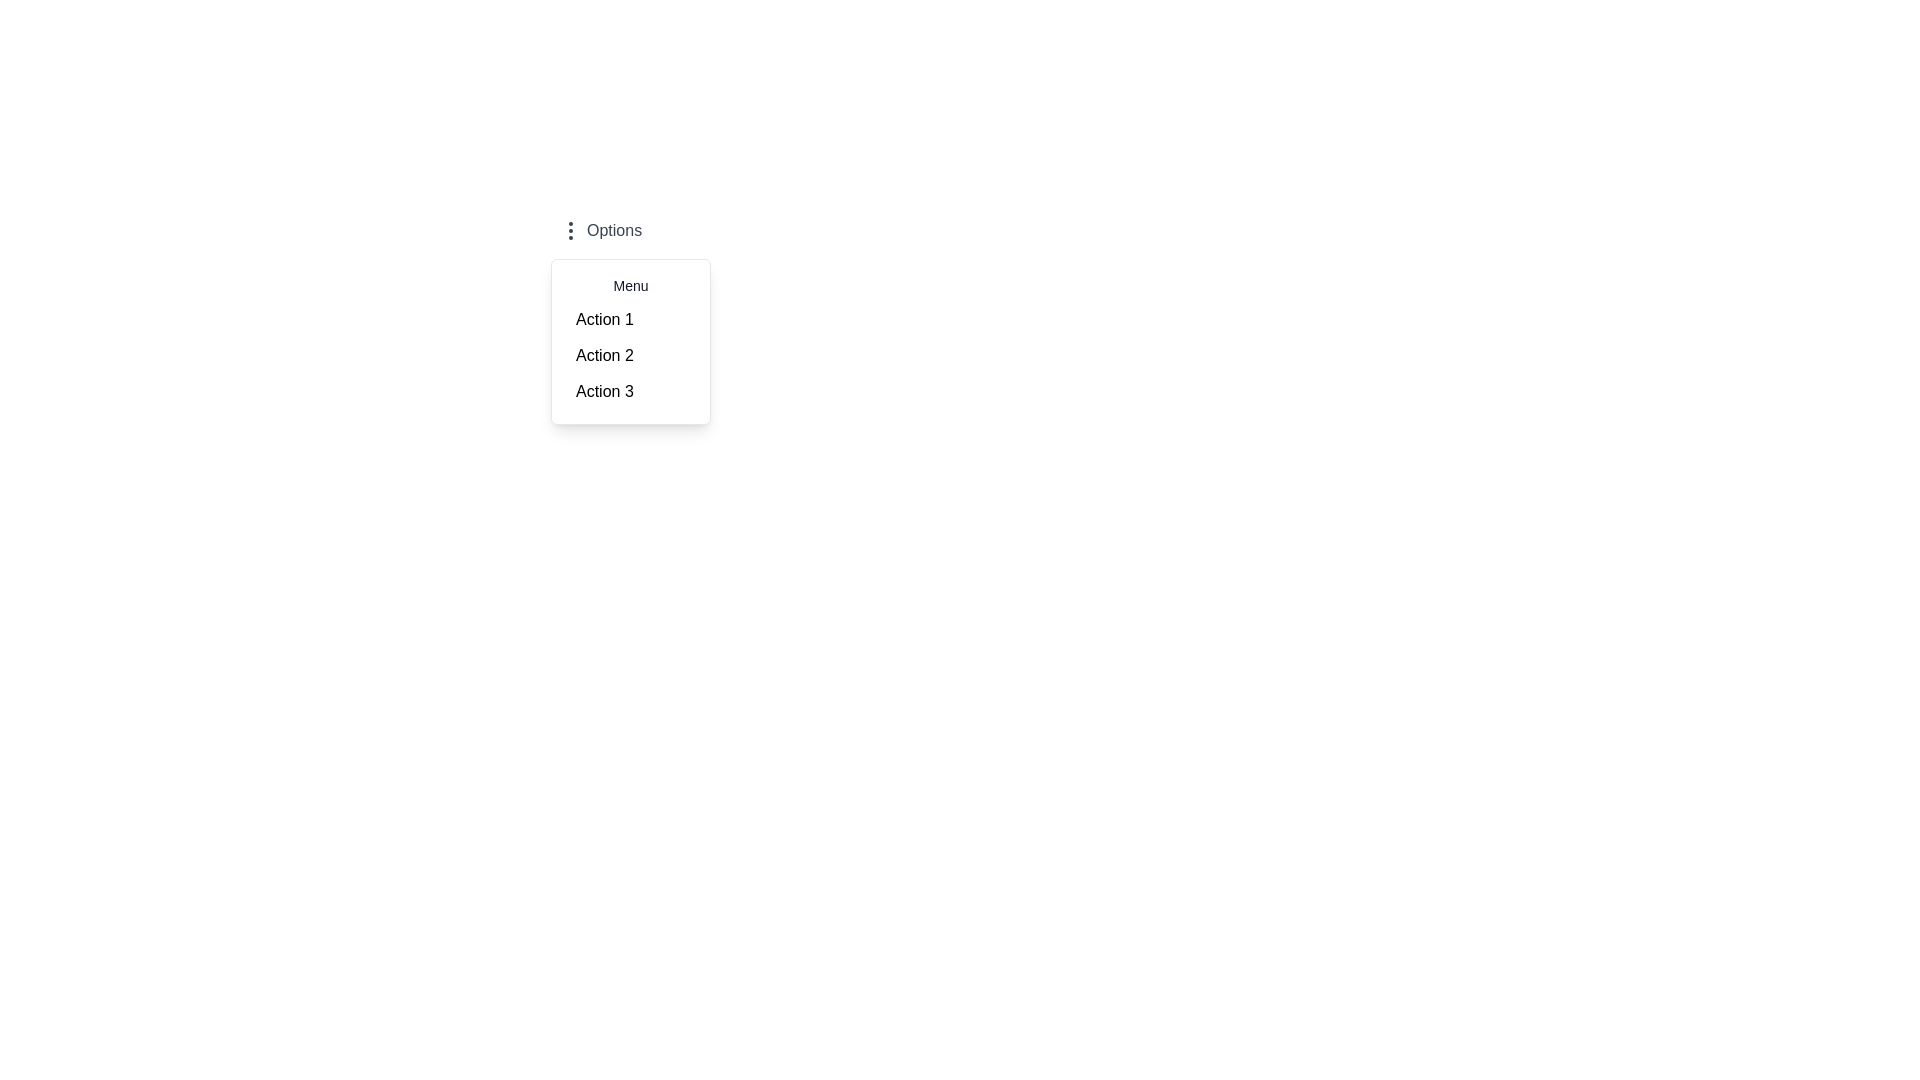  I want to click on the text label that identifies or categorizes the content in the dropdown menu, located centrally above the first action item, so click(629, 285).